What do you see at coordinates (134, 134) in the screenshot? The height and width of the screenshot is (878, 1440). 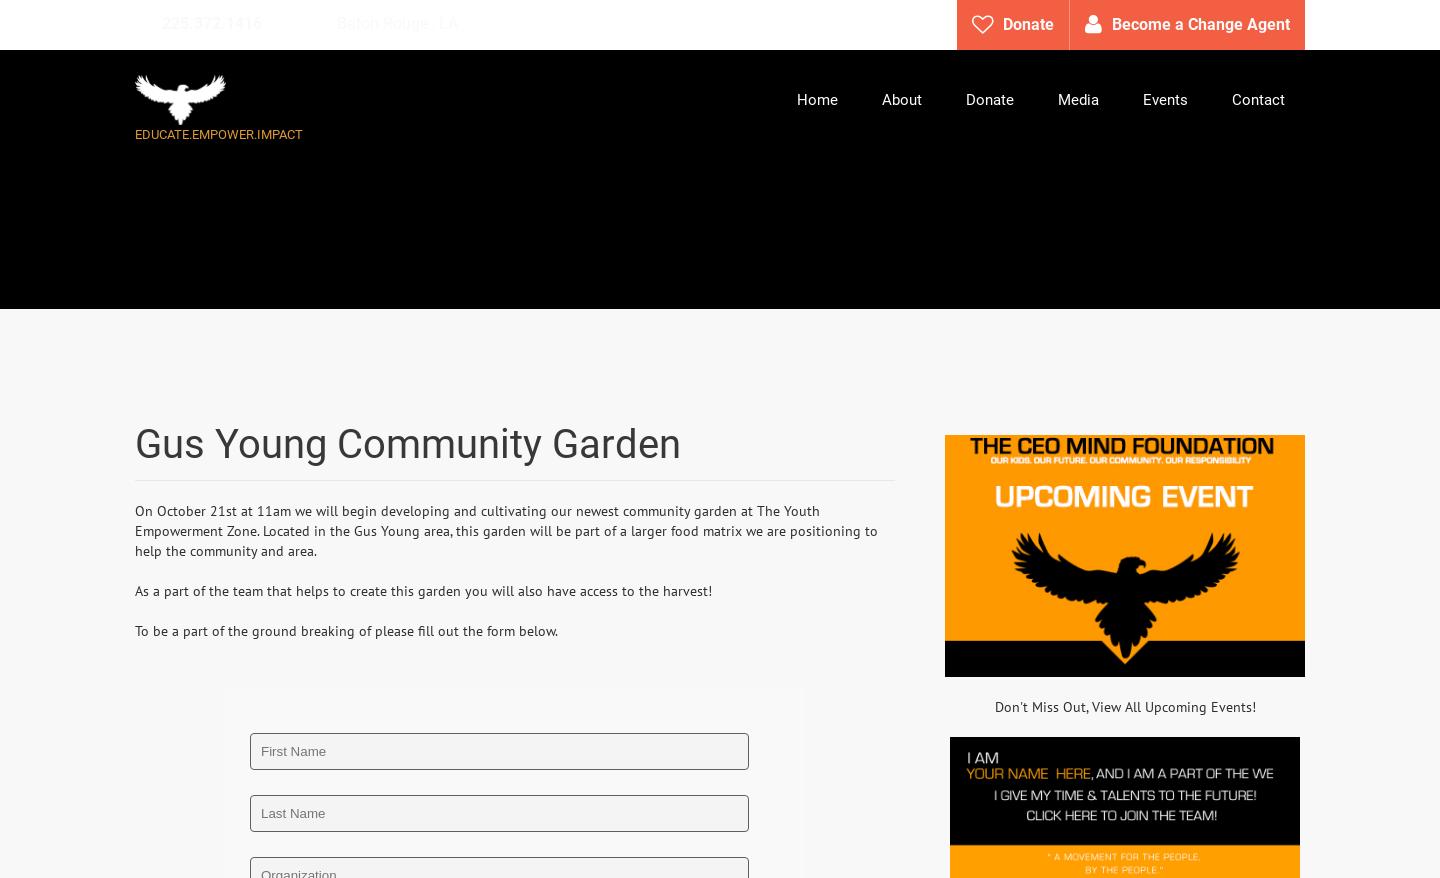 I see `'EDUCATE.EMPOWER.IMPACT'` at bounding box center [134, 134].